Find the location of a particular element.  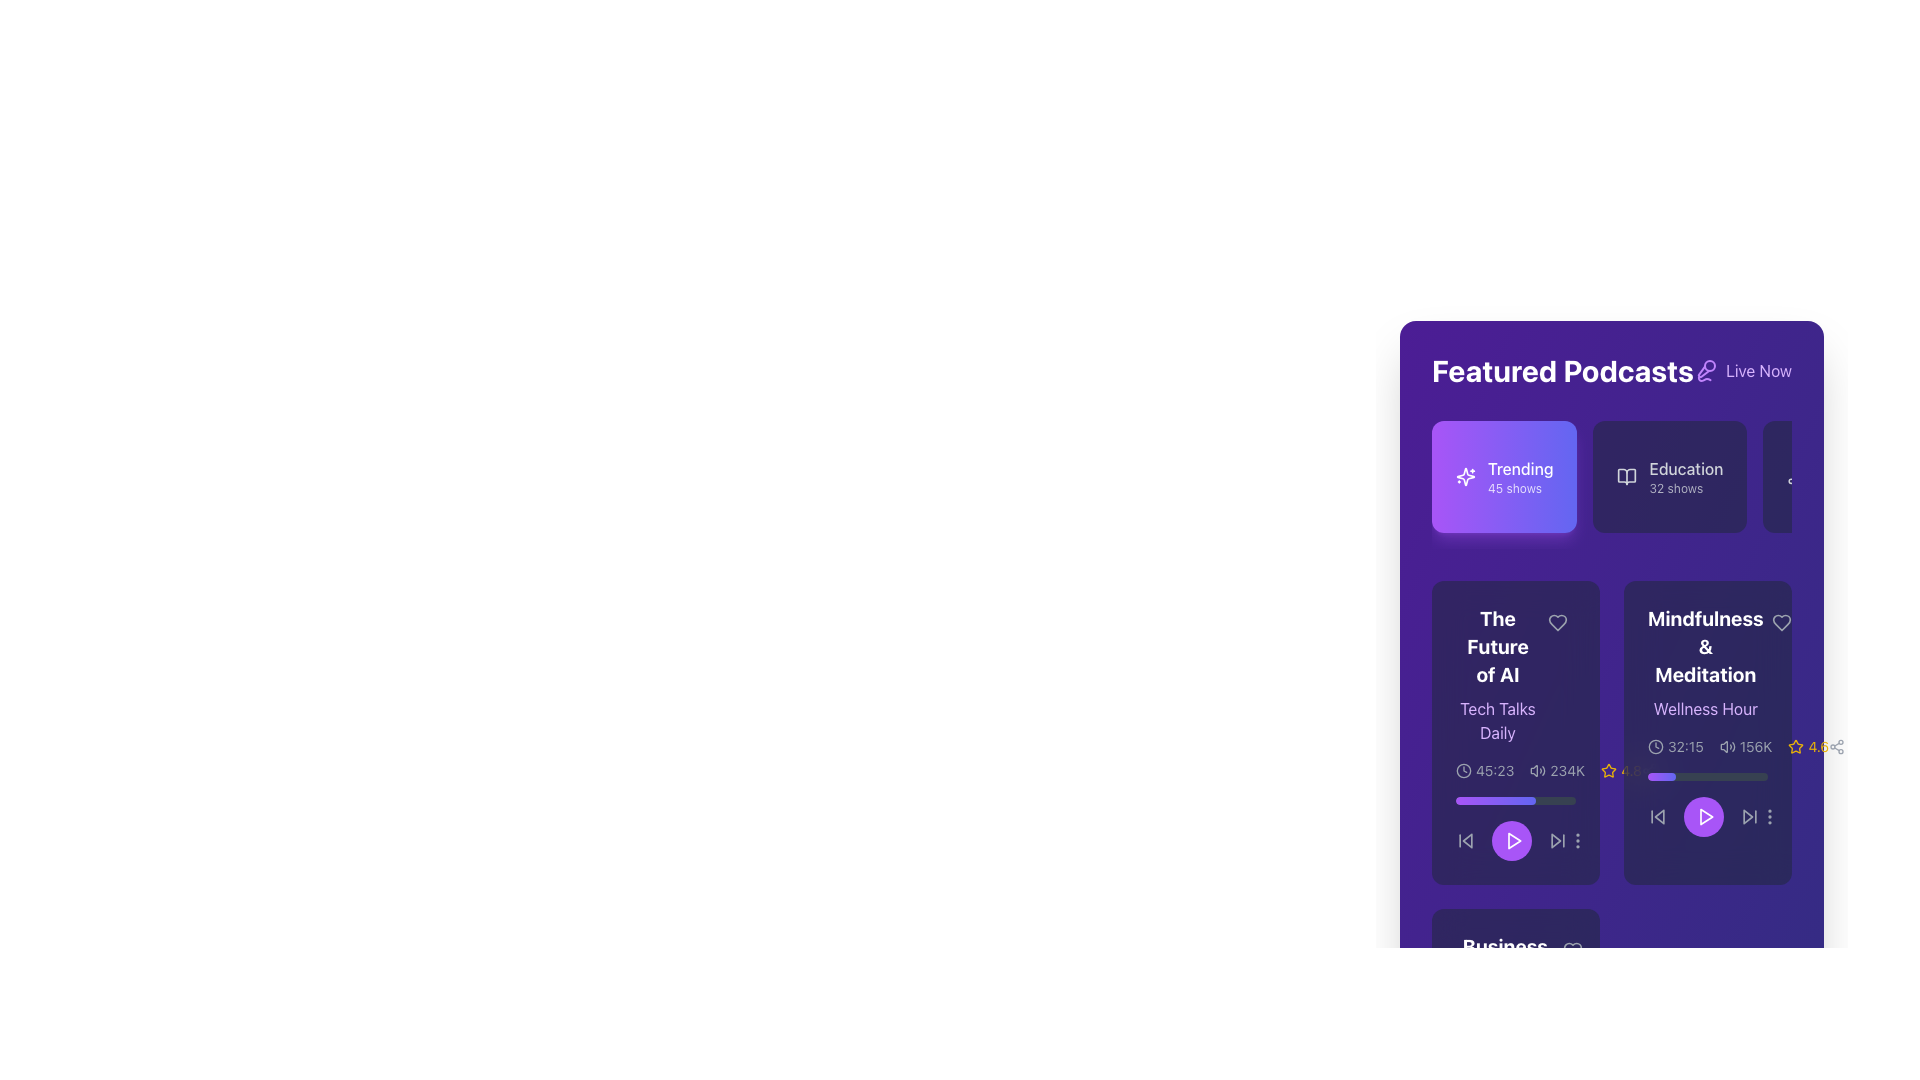

the time duration text label located to the right of the clock icon within the 'Mindfulness & Meditation' card in the 'Featured Podcasts' section is located at coordinates (1684, 747).